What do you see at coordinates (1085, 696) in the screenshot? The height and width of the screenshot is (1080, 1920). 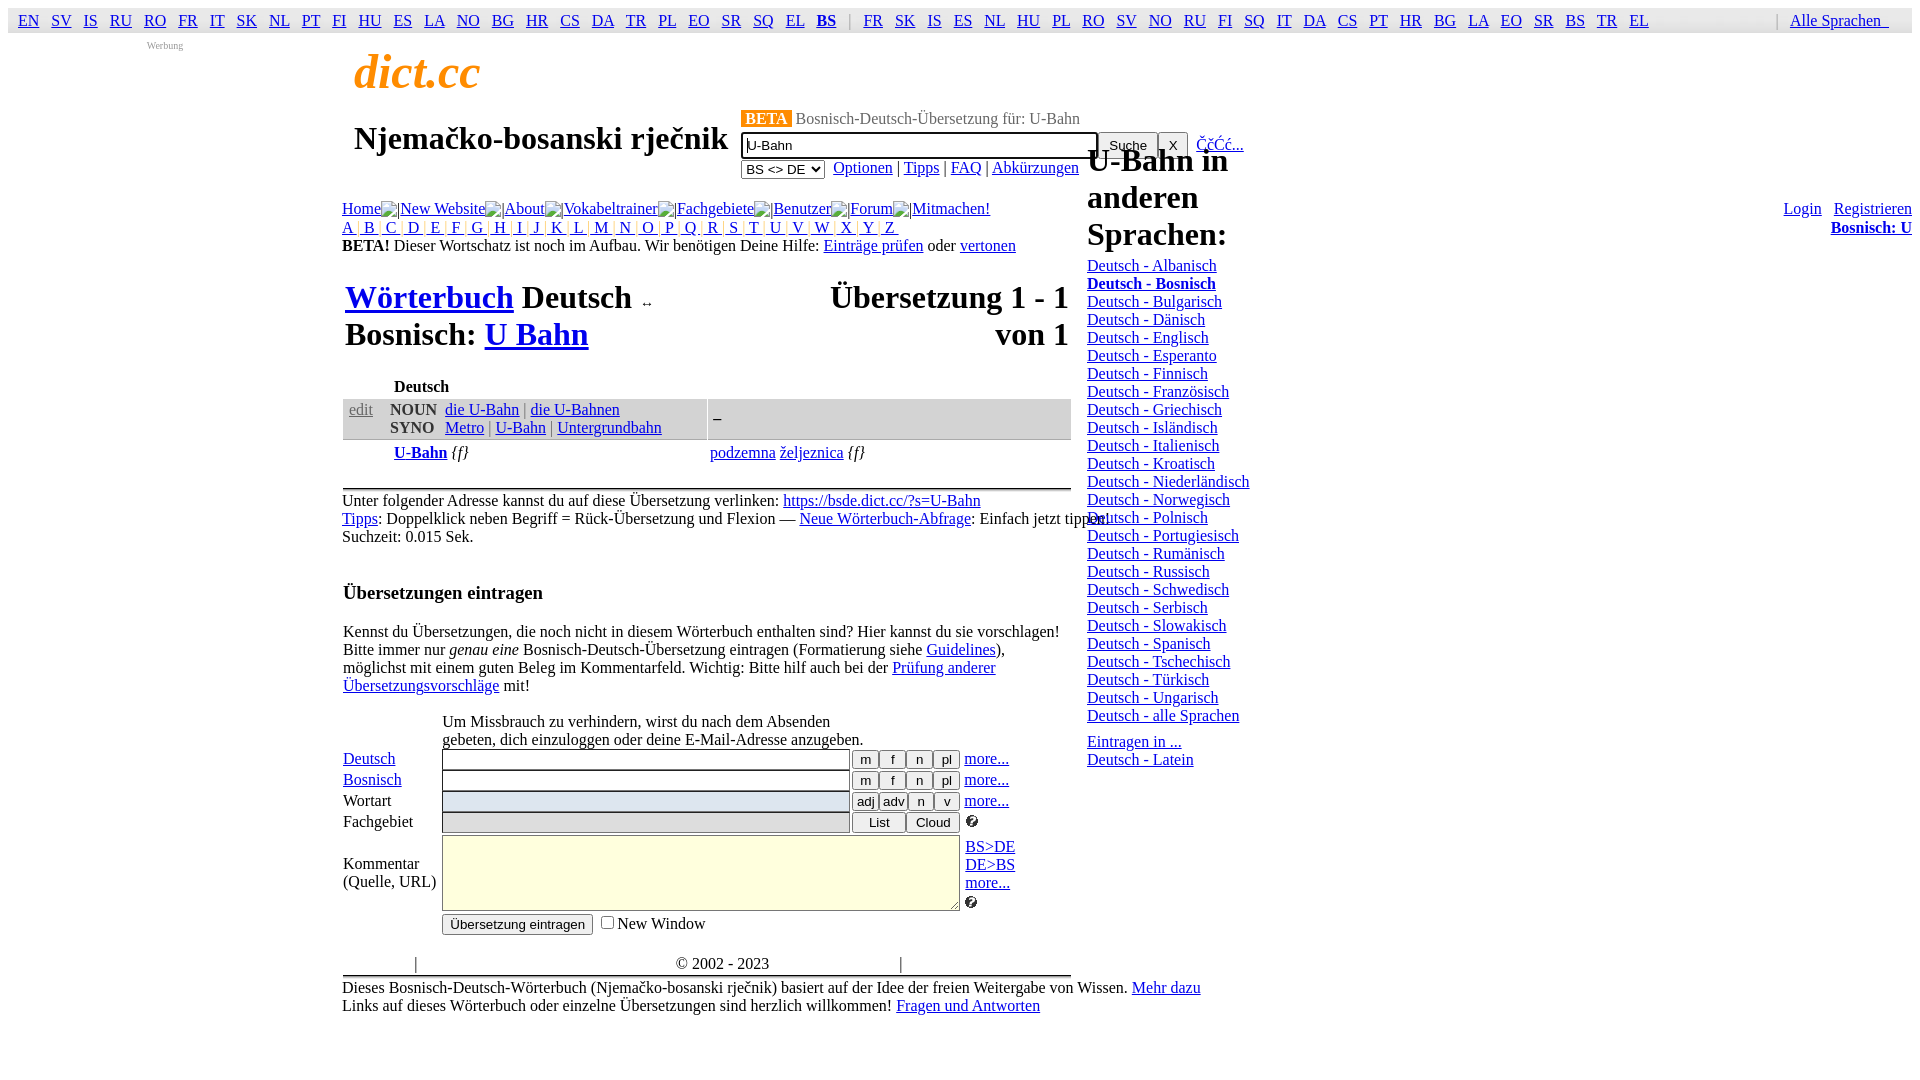 I see `'Deutsch - Ungarisch'` at bounding box center [1085, 696].